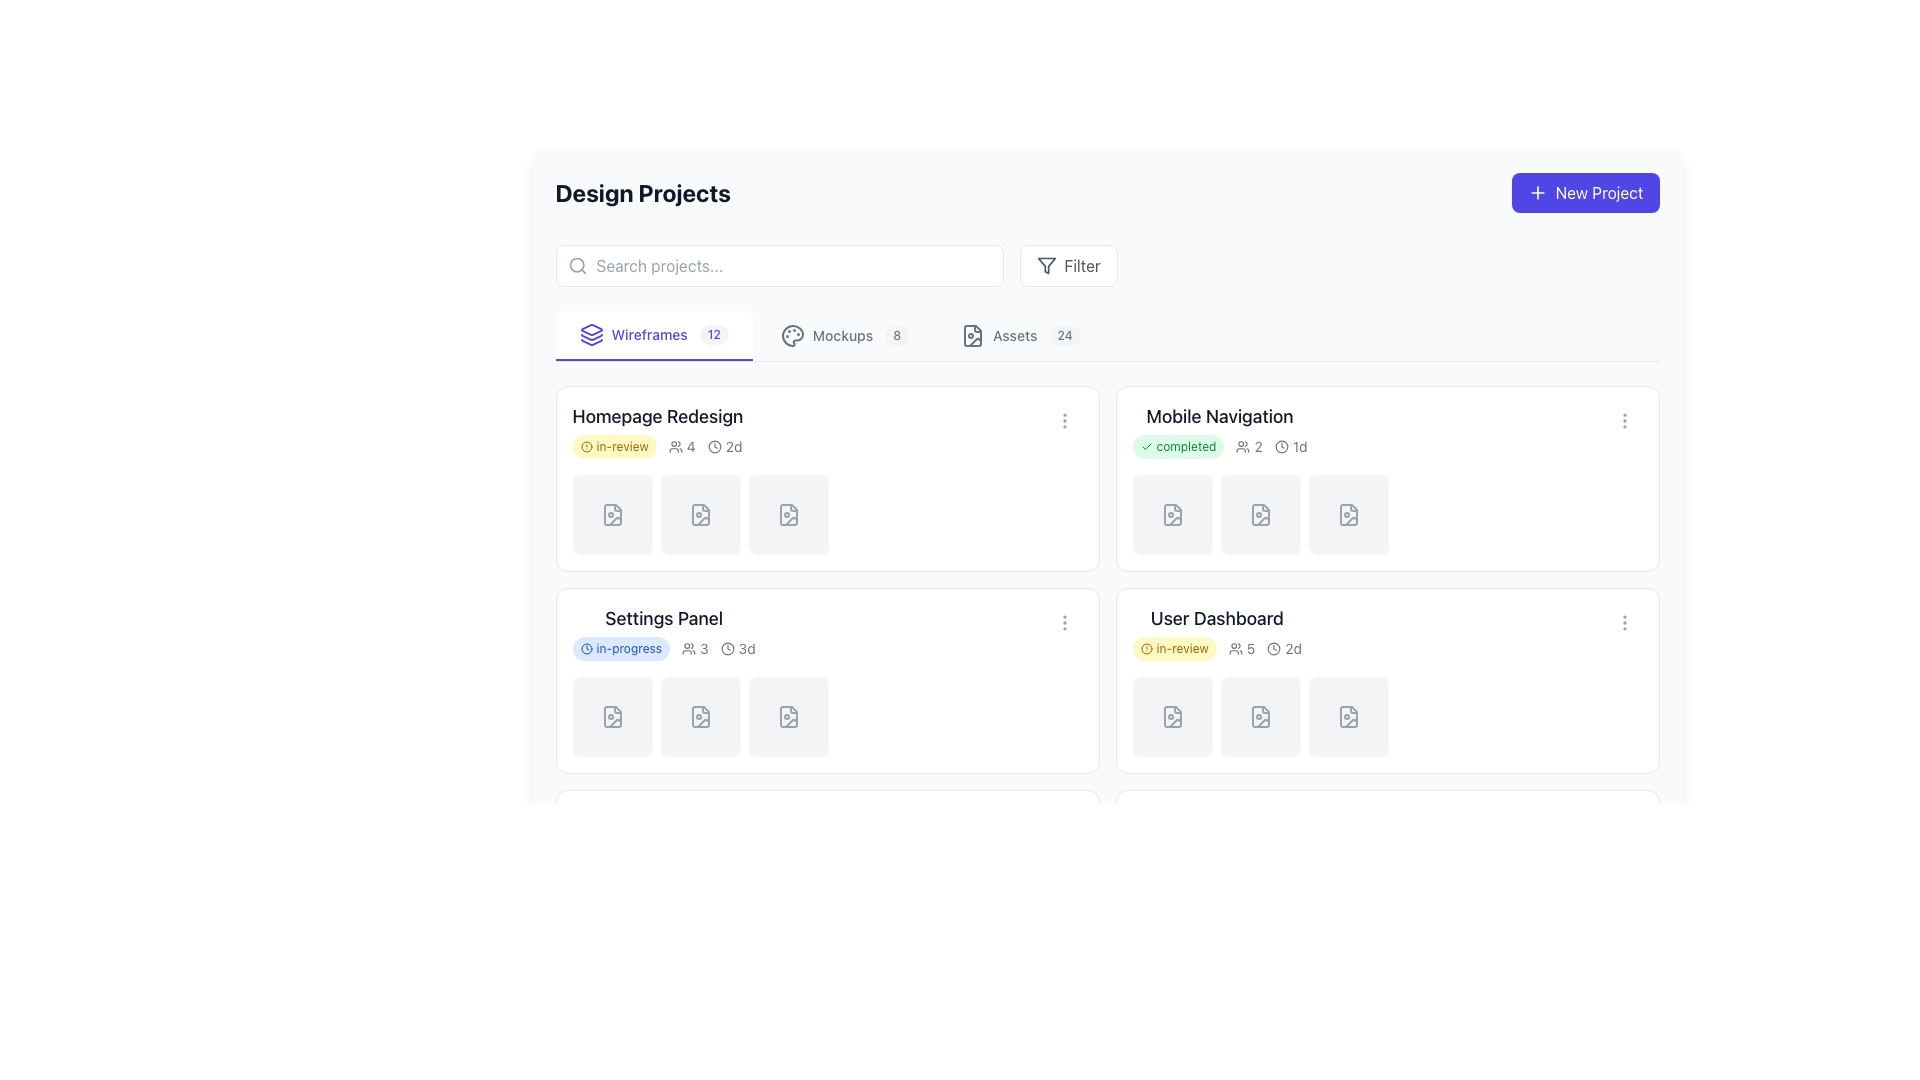  Describe the element at coordinates (700, 514) in the screenshot. I see `the gray square icon representing a document` at that location.